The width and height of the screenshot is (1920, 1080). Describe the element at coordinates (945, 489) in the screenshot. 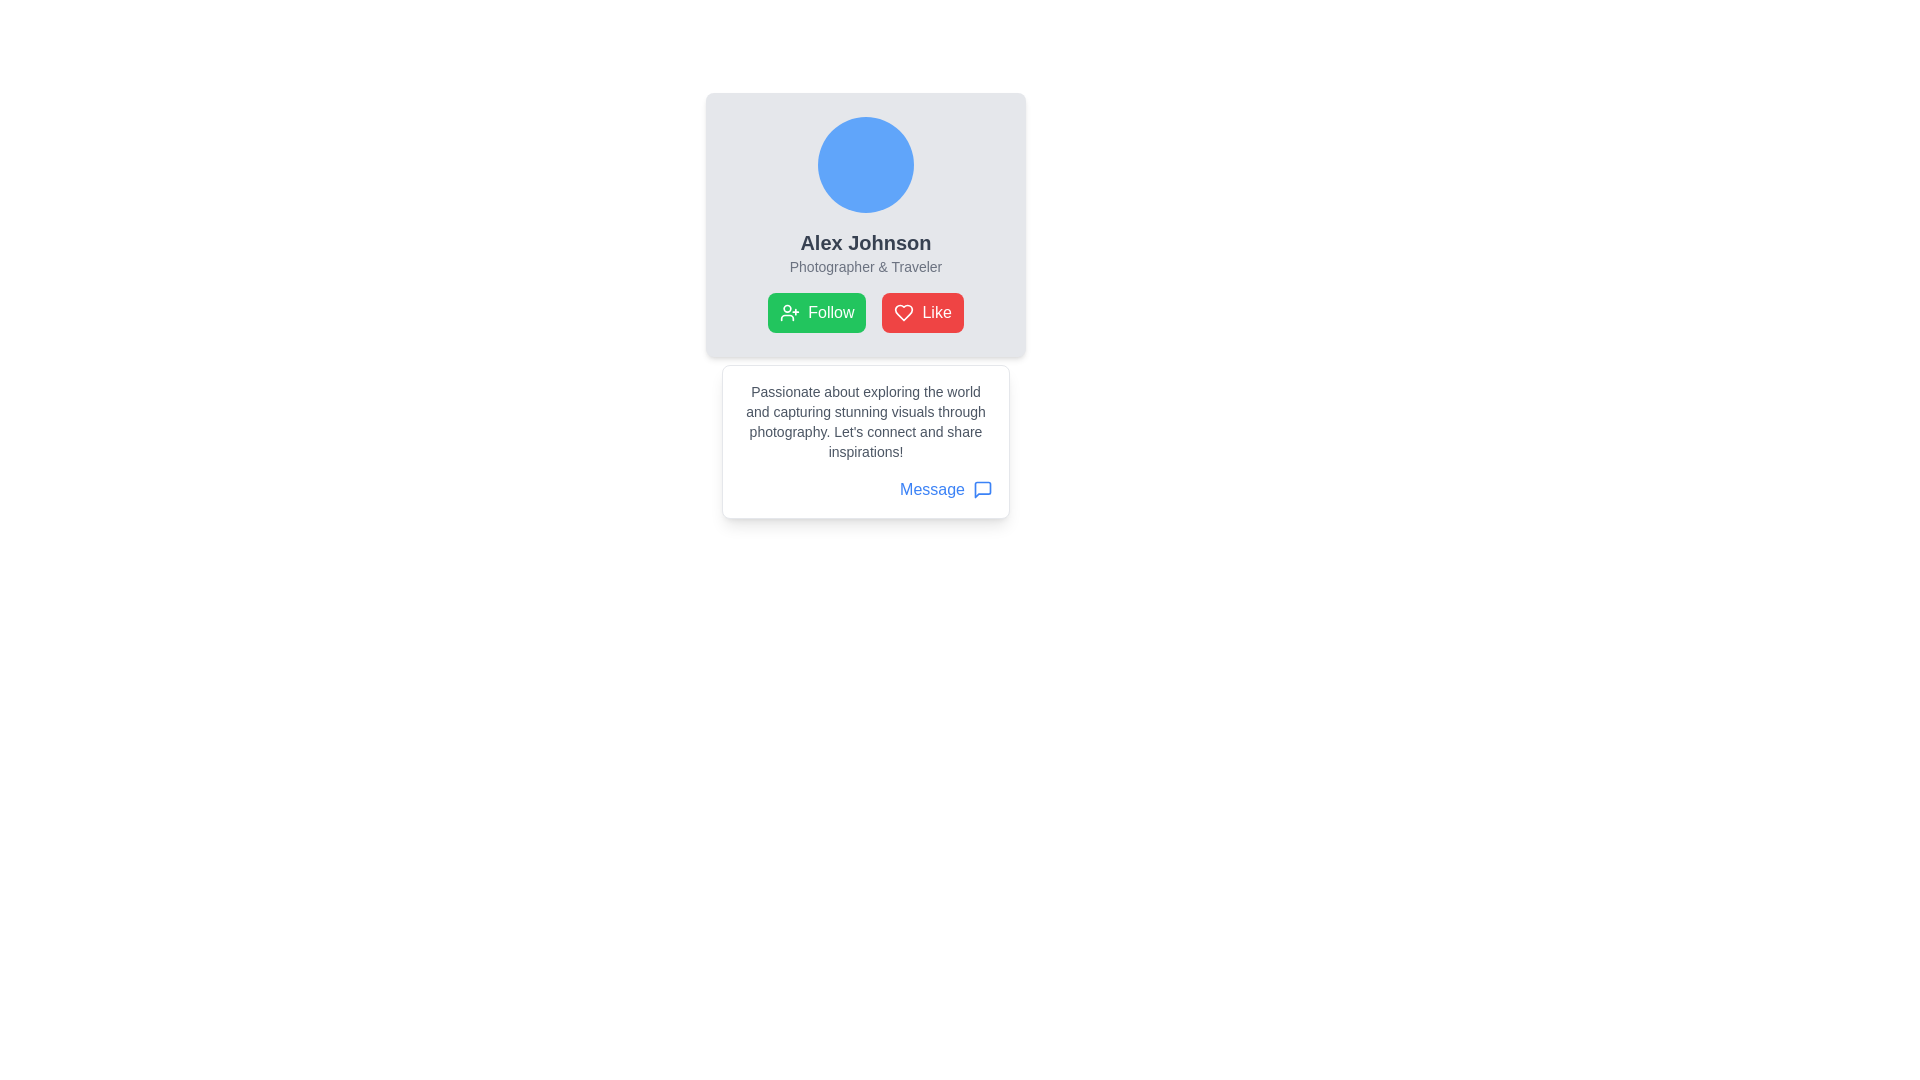

I see `the 'Message' button with a speech bubble icon located at the bottom-right of the card structure` at that location.